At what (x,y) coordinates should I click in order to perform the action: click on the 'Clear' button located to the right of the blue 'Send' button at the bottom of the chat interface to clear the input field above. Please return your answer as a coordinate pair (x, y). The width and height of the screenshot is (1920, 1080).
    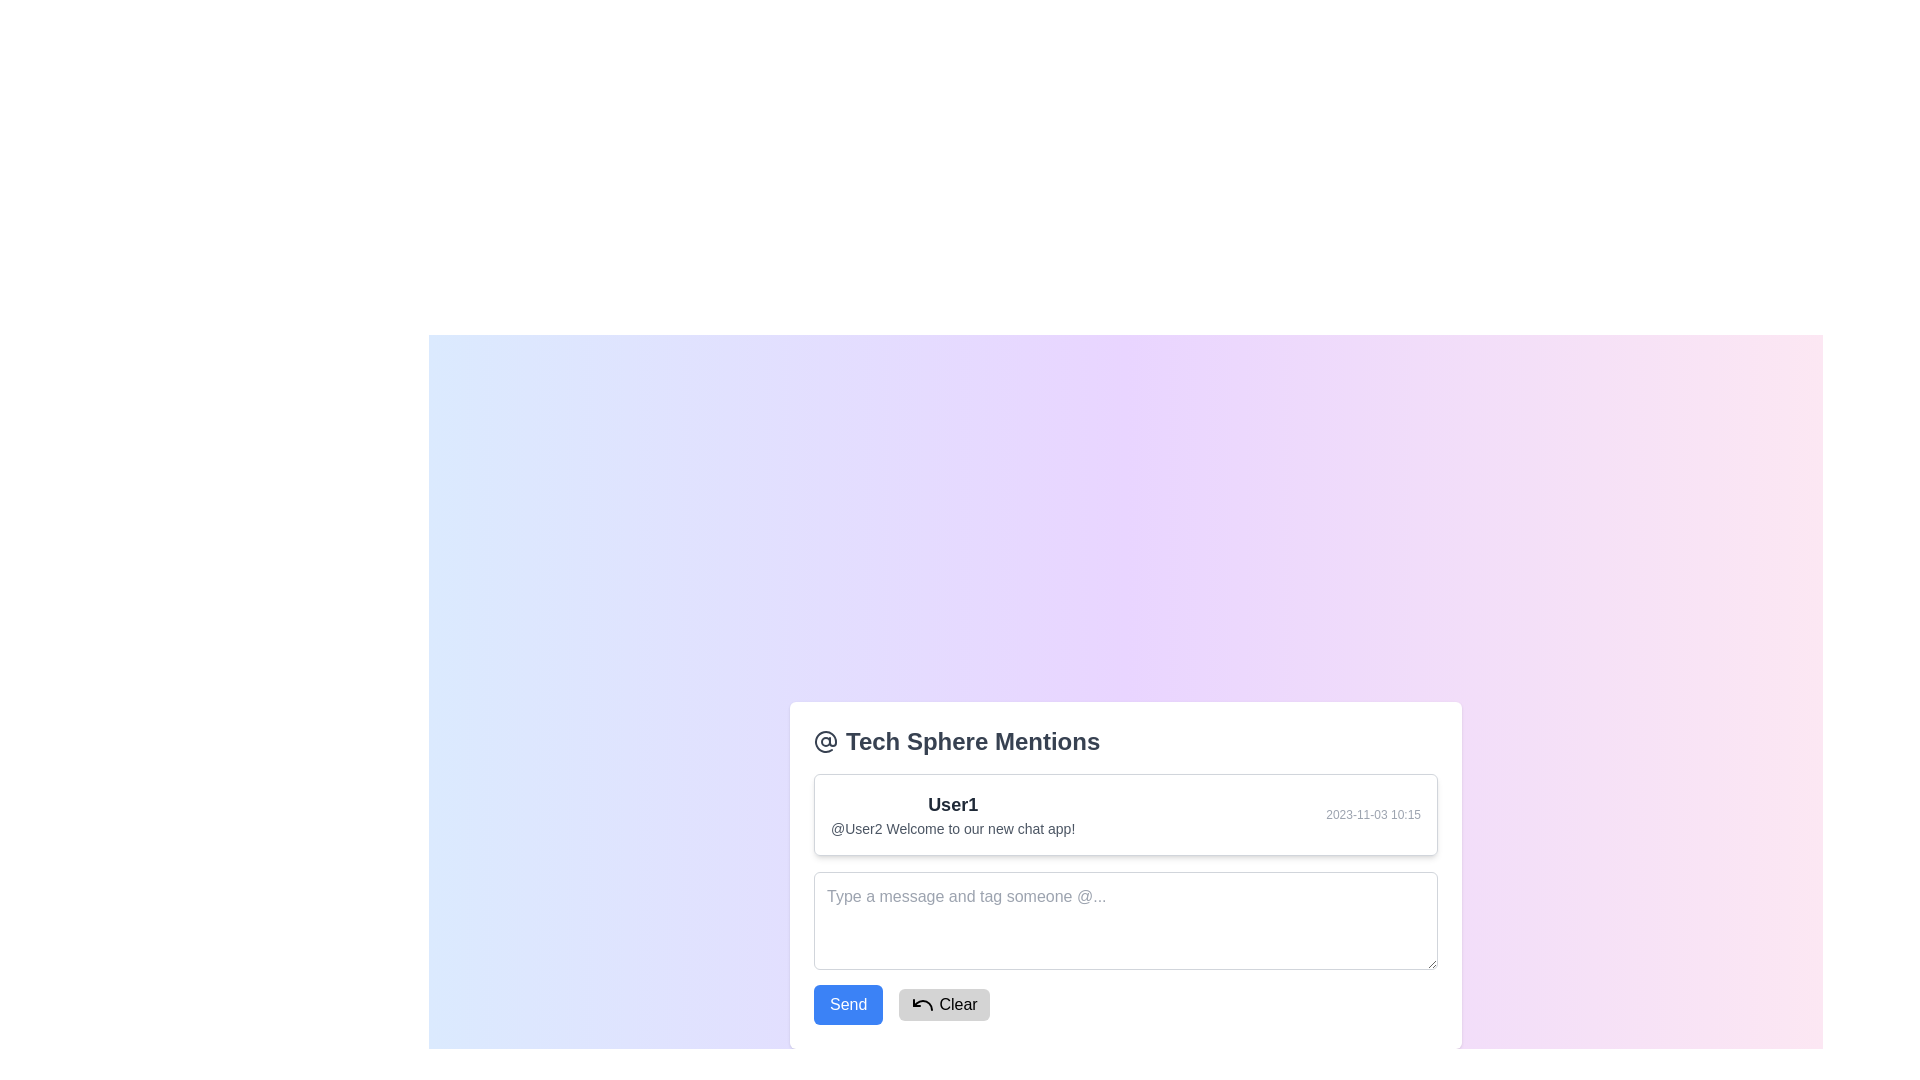
    Looking at the image, I should click on (943, 1004).